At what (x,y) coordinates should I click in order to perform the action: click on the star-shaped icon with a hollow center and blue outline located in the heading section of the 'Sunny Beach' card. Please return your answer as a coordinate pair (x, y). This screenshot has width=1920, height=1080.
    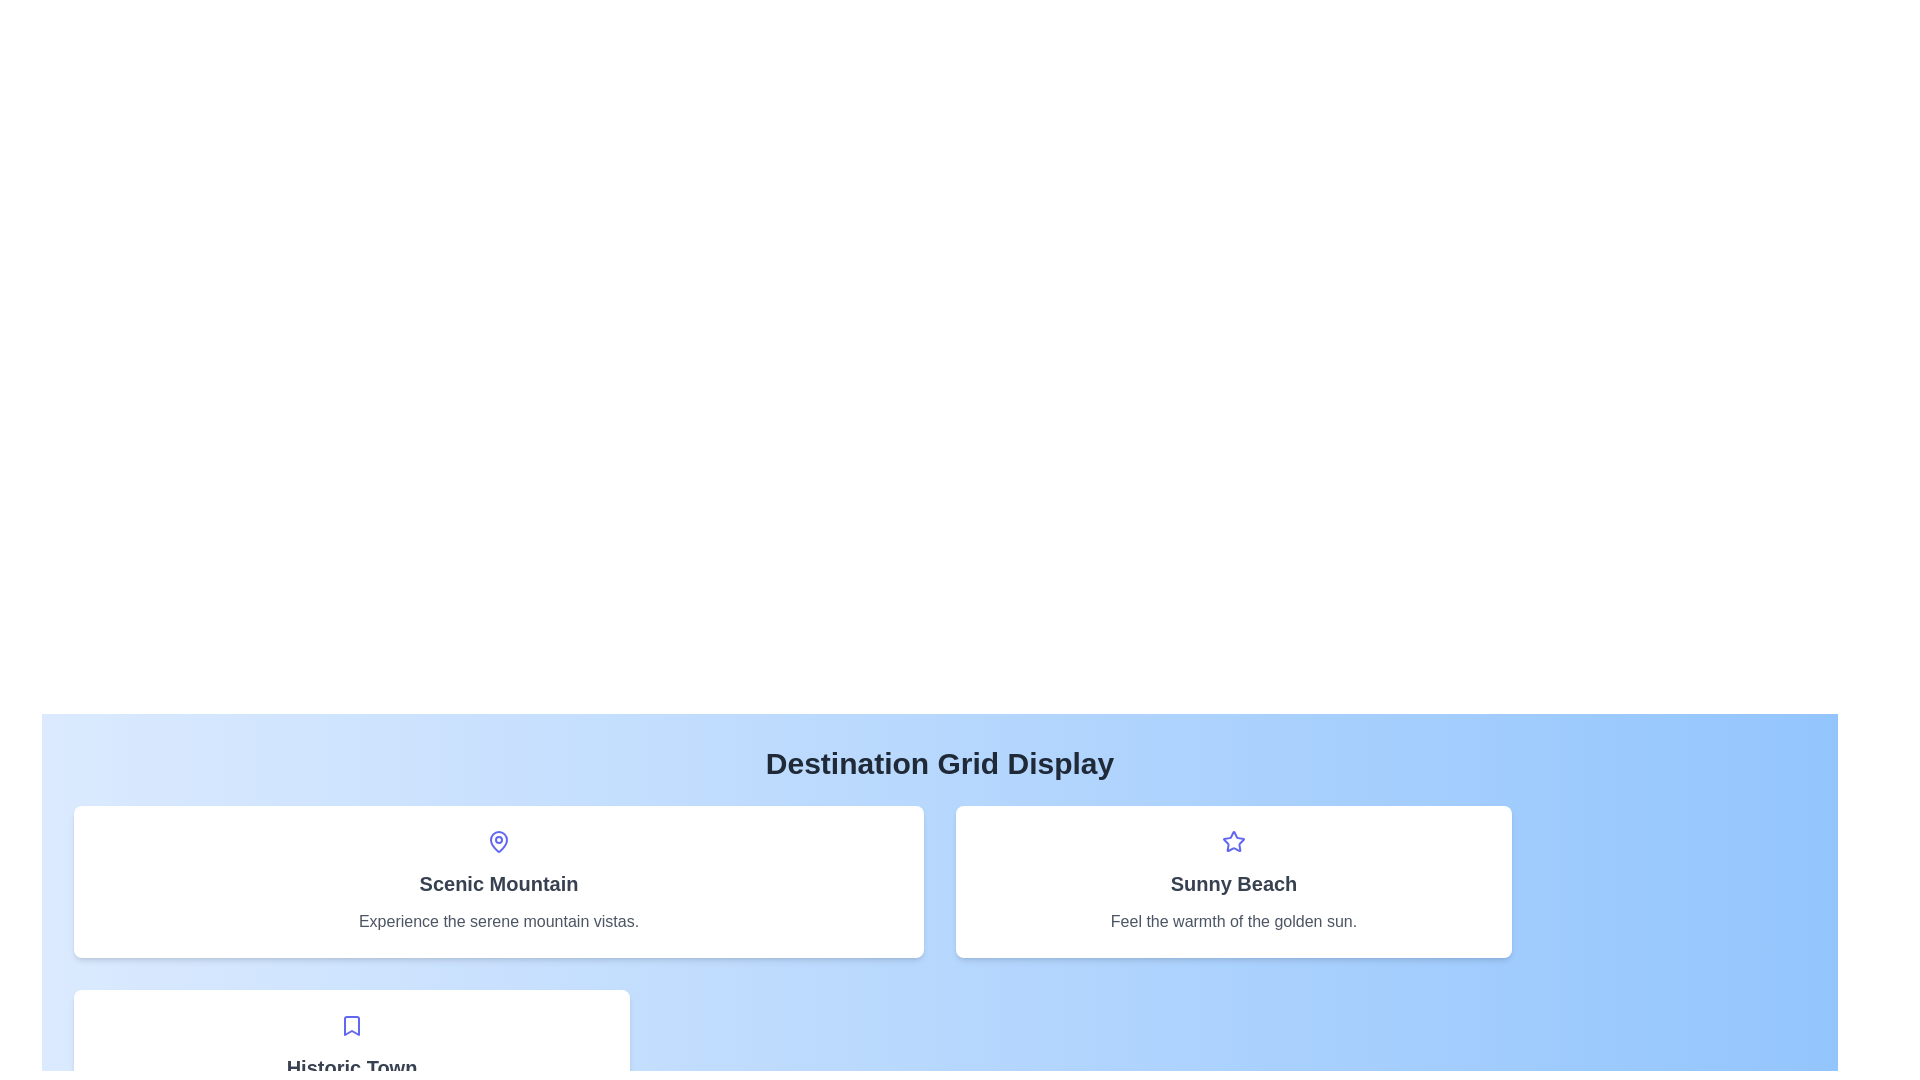
    Looking at the image, I should click on (1232, 841).